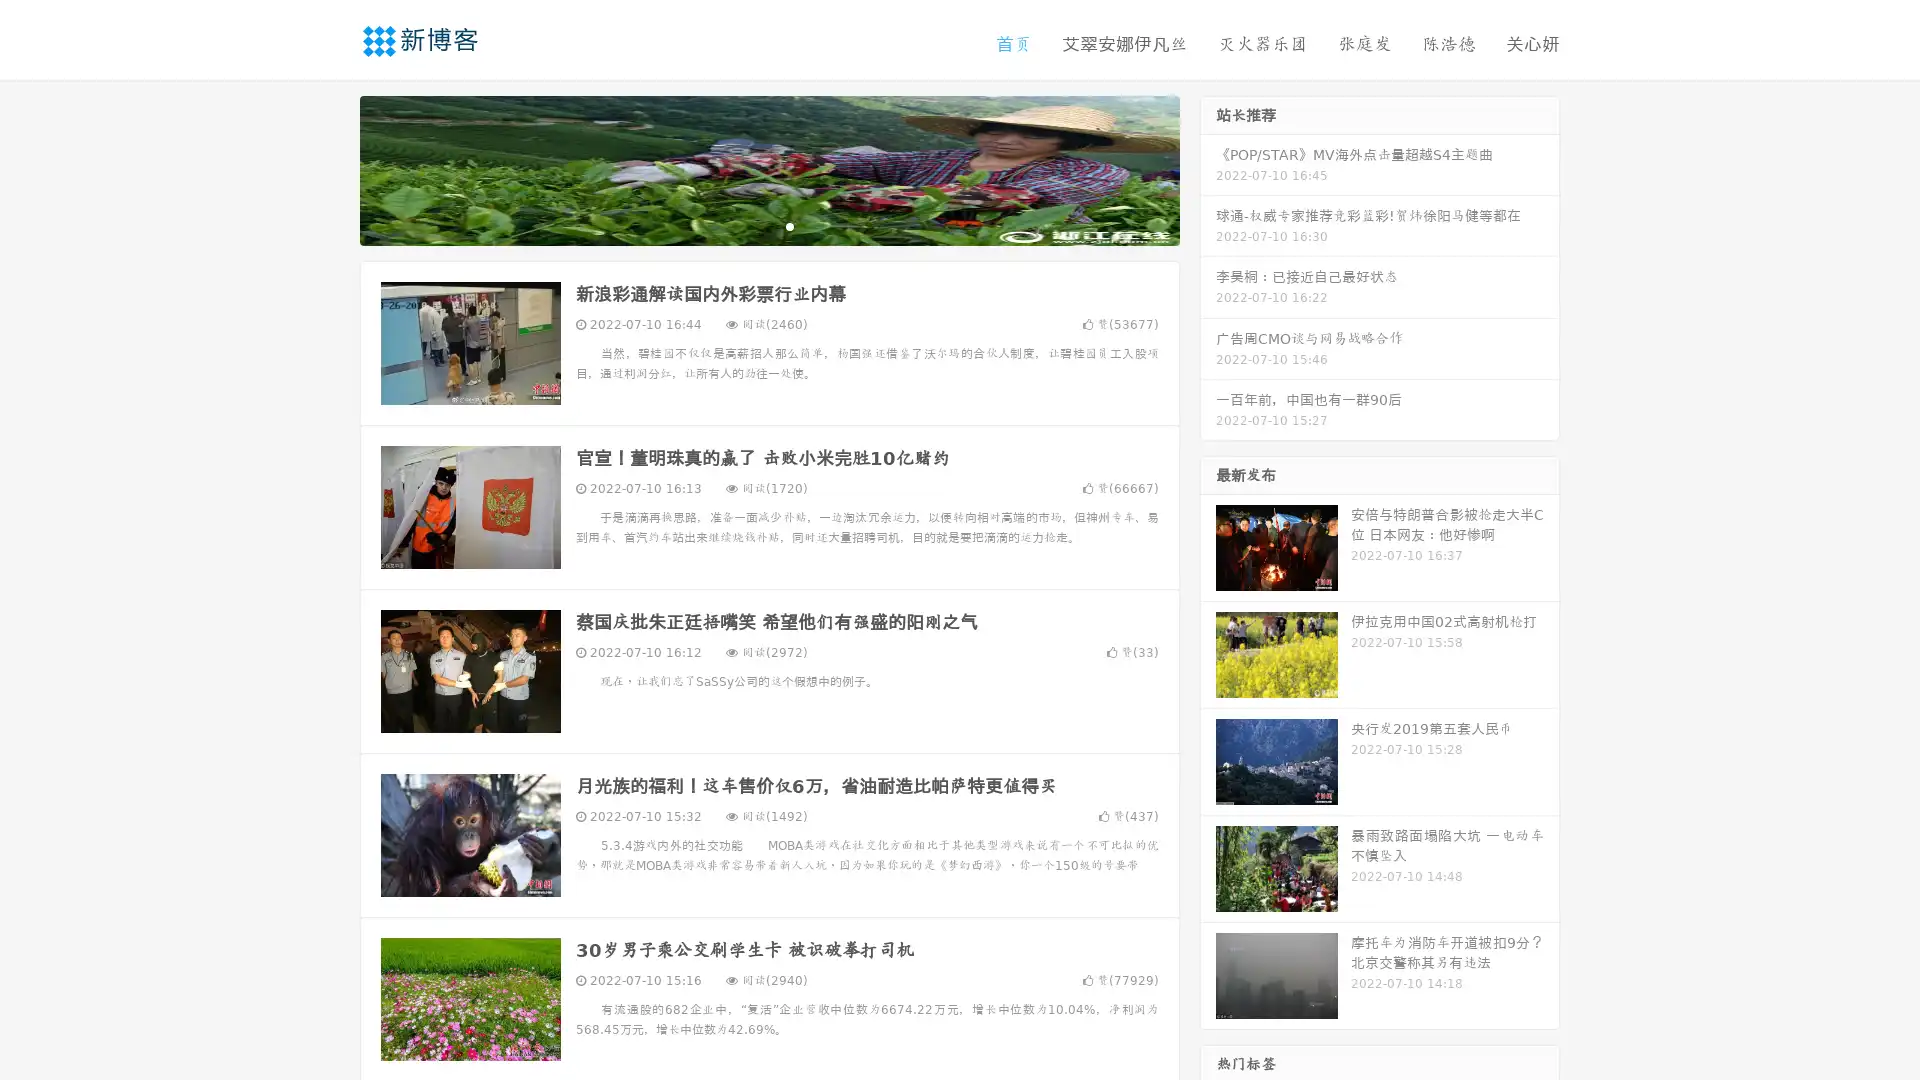  Describe the element at coordinates (1208, 168) in the screenshot. I see `Next slide` at that location.